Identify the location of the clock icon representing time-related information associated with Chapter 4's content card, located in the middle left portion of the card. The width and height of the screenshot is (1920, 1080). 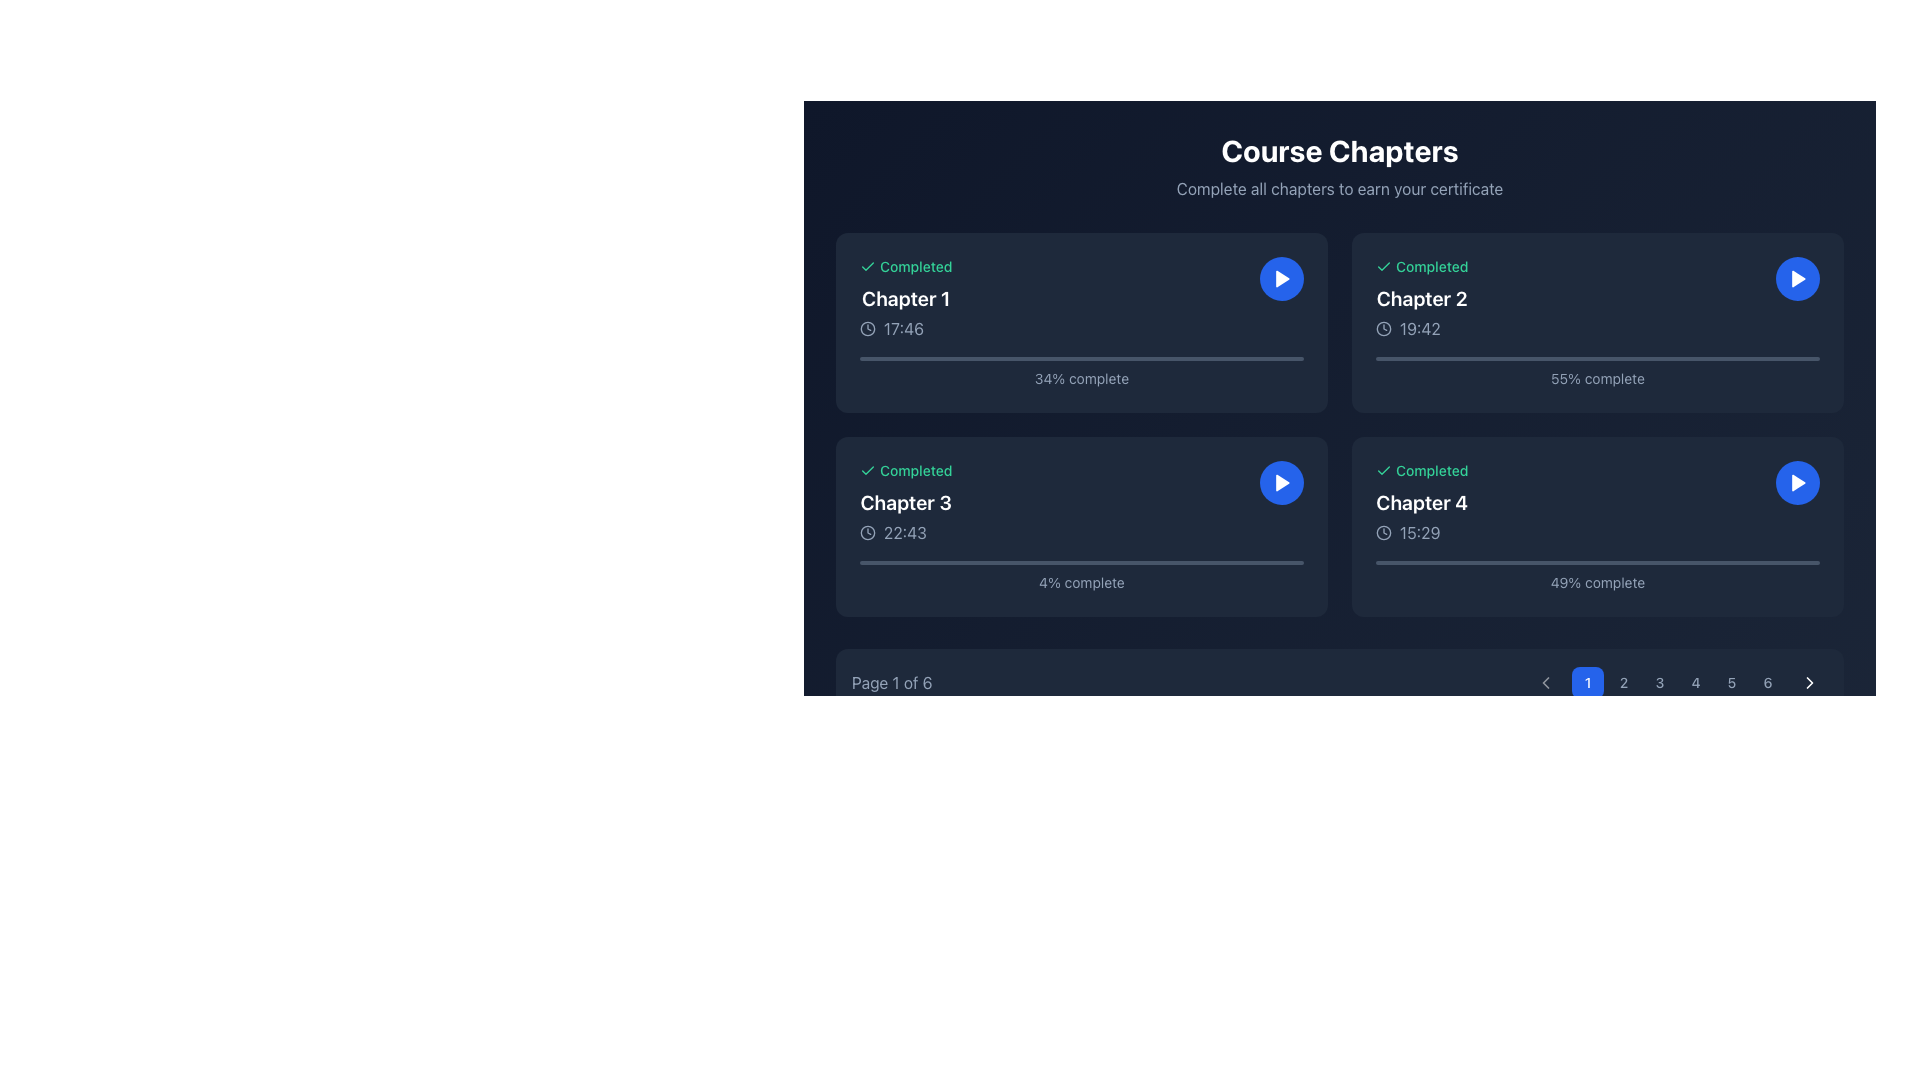
(1382, 531).